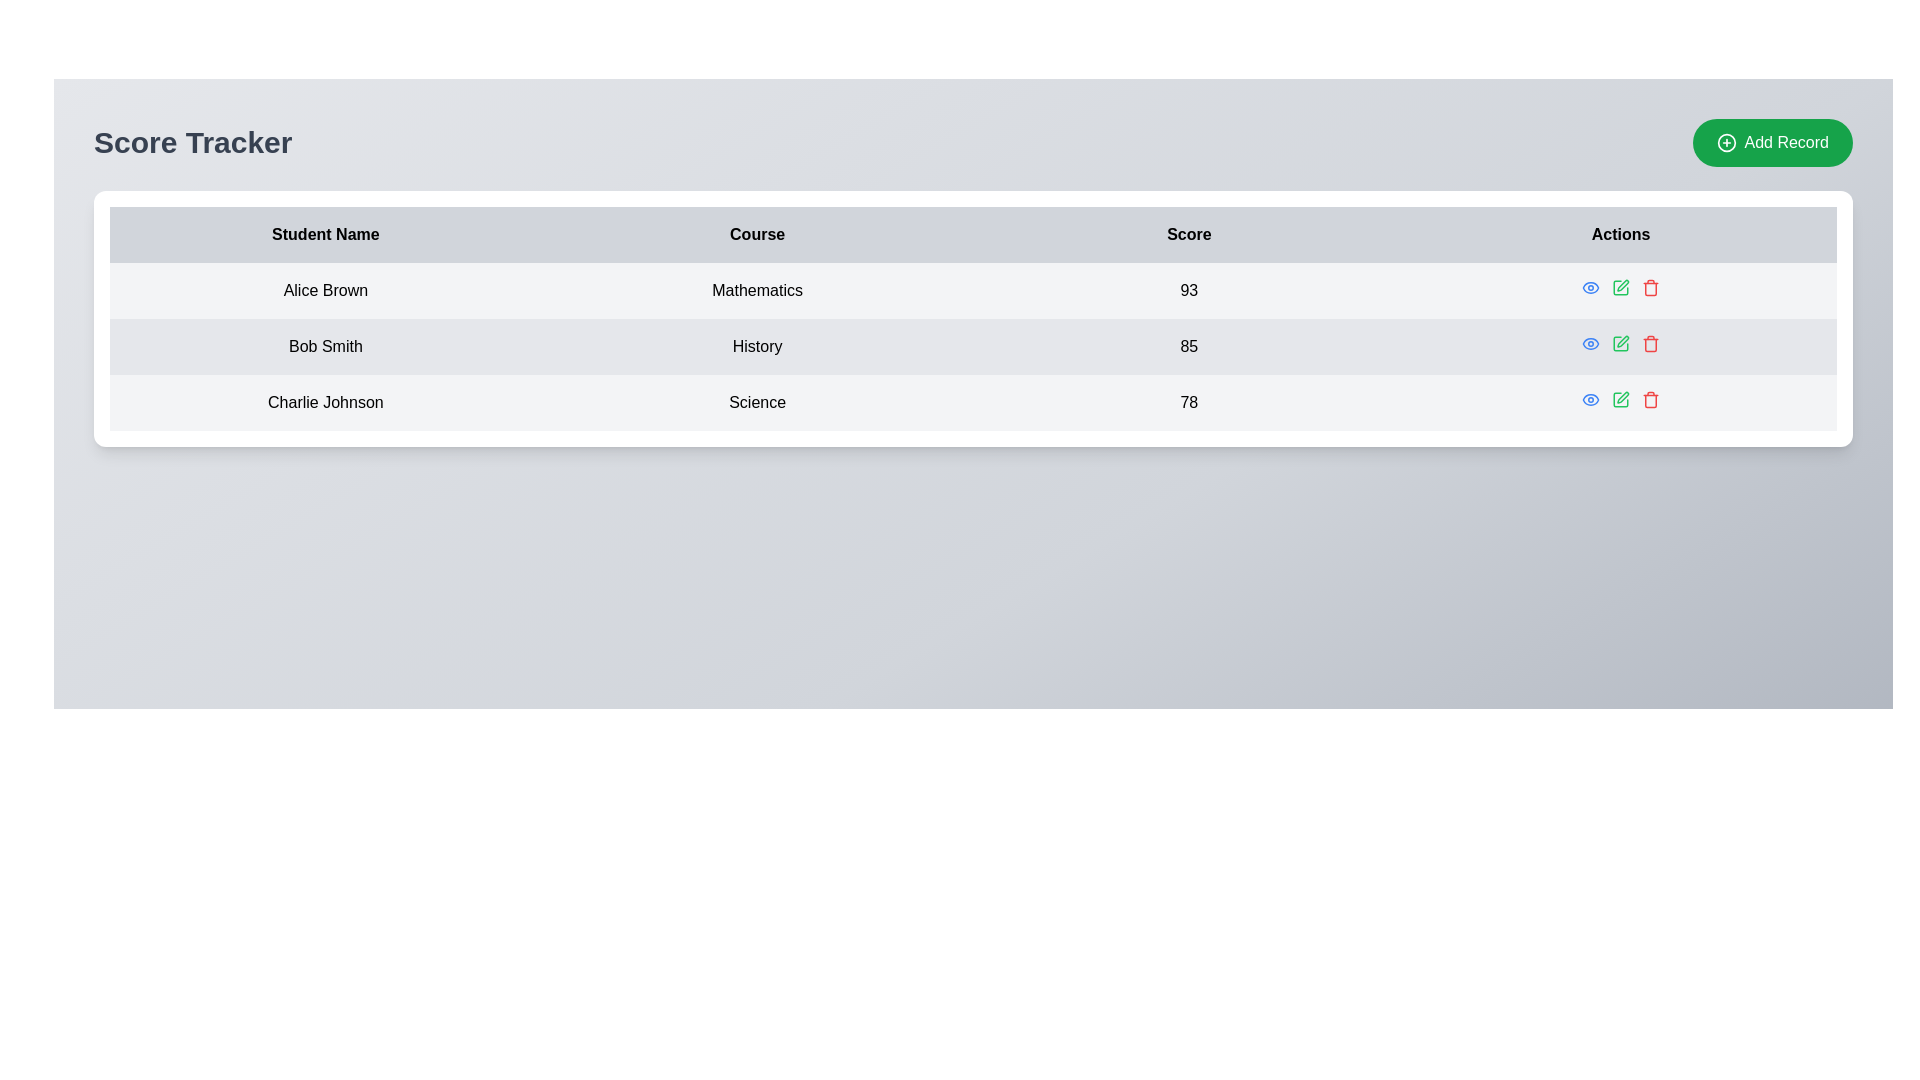  I want to click on the green edit icon in the Actions column for the 'Charlie Johnson' entry to modify the entry, so click(1621, 400).